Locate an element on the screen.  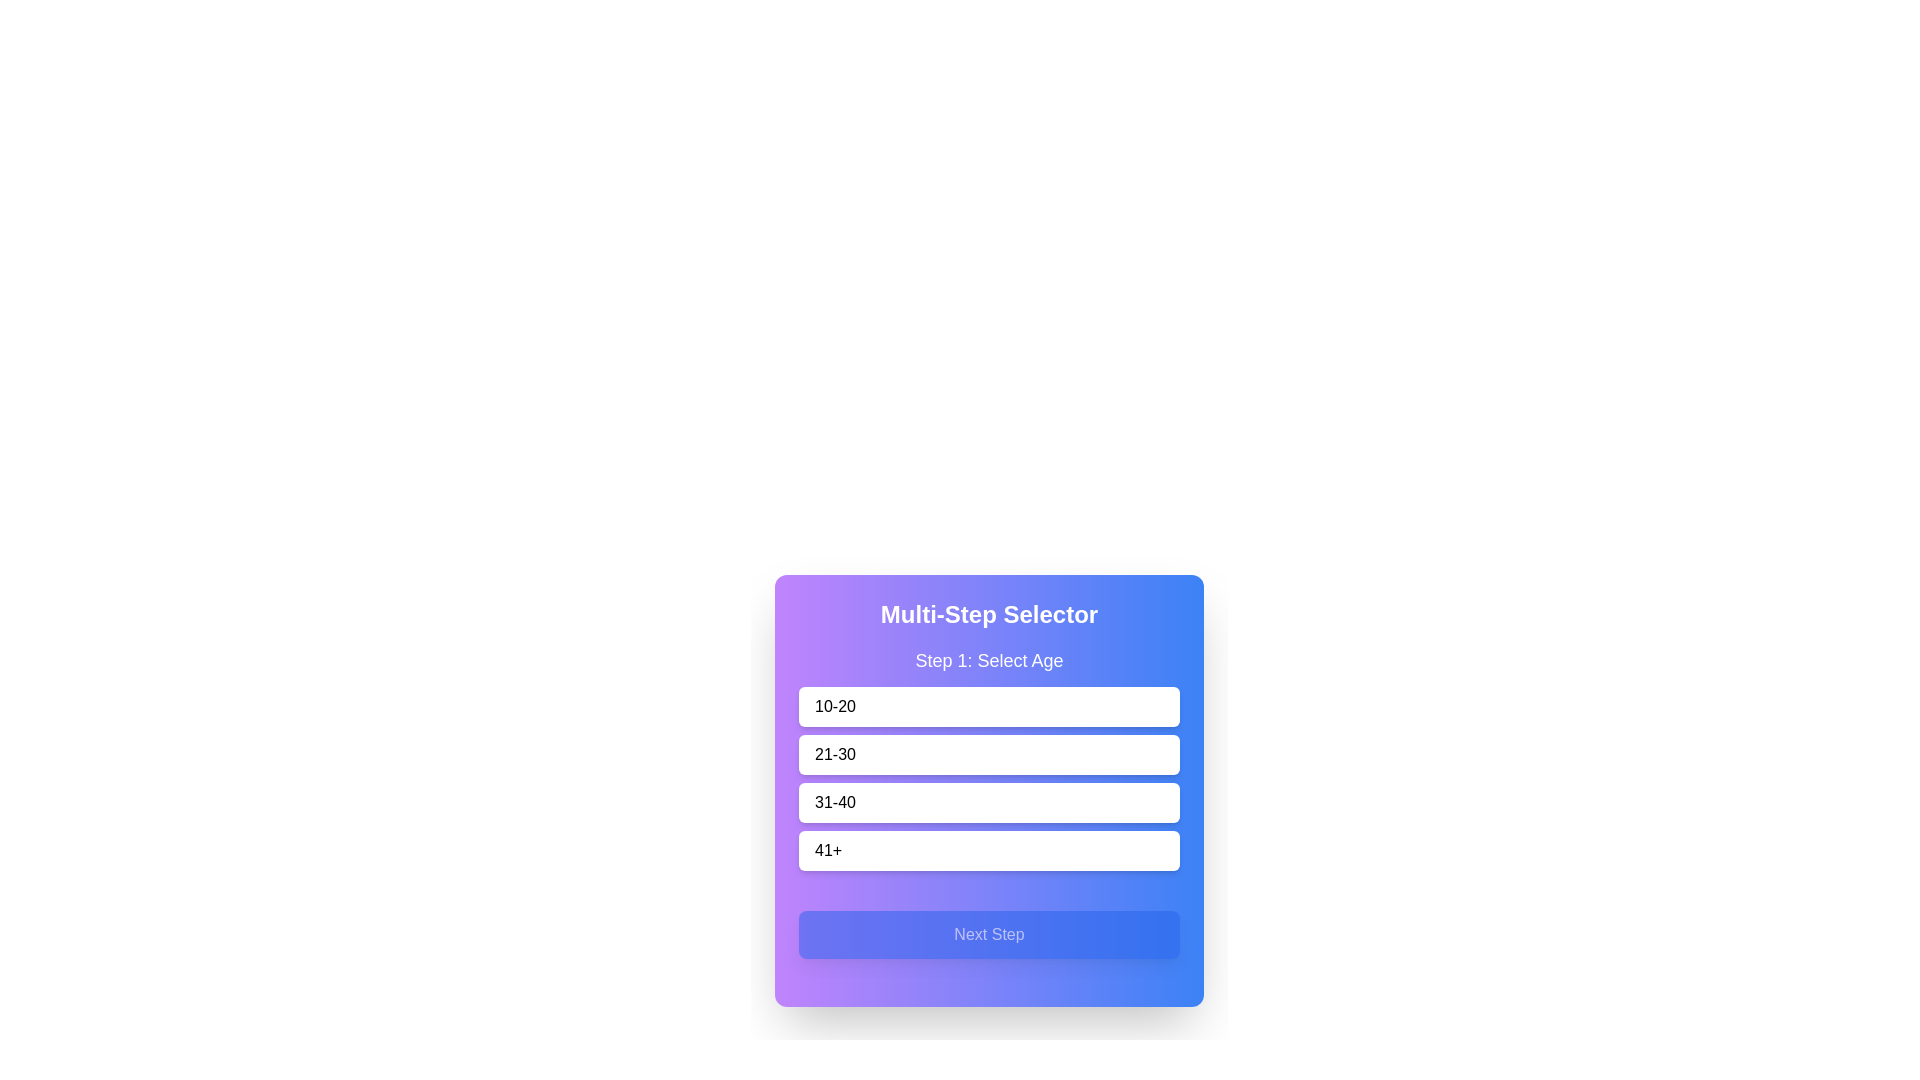
the text label displaying '31-40', which is styled as a selectable button in the age range selection menu, located between '21-30' and '41+' is located at coordinates (835, 801).